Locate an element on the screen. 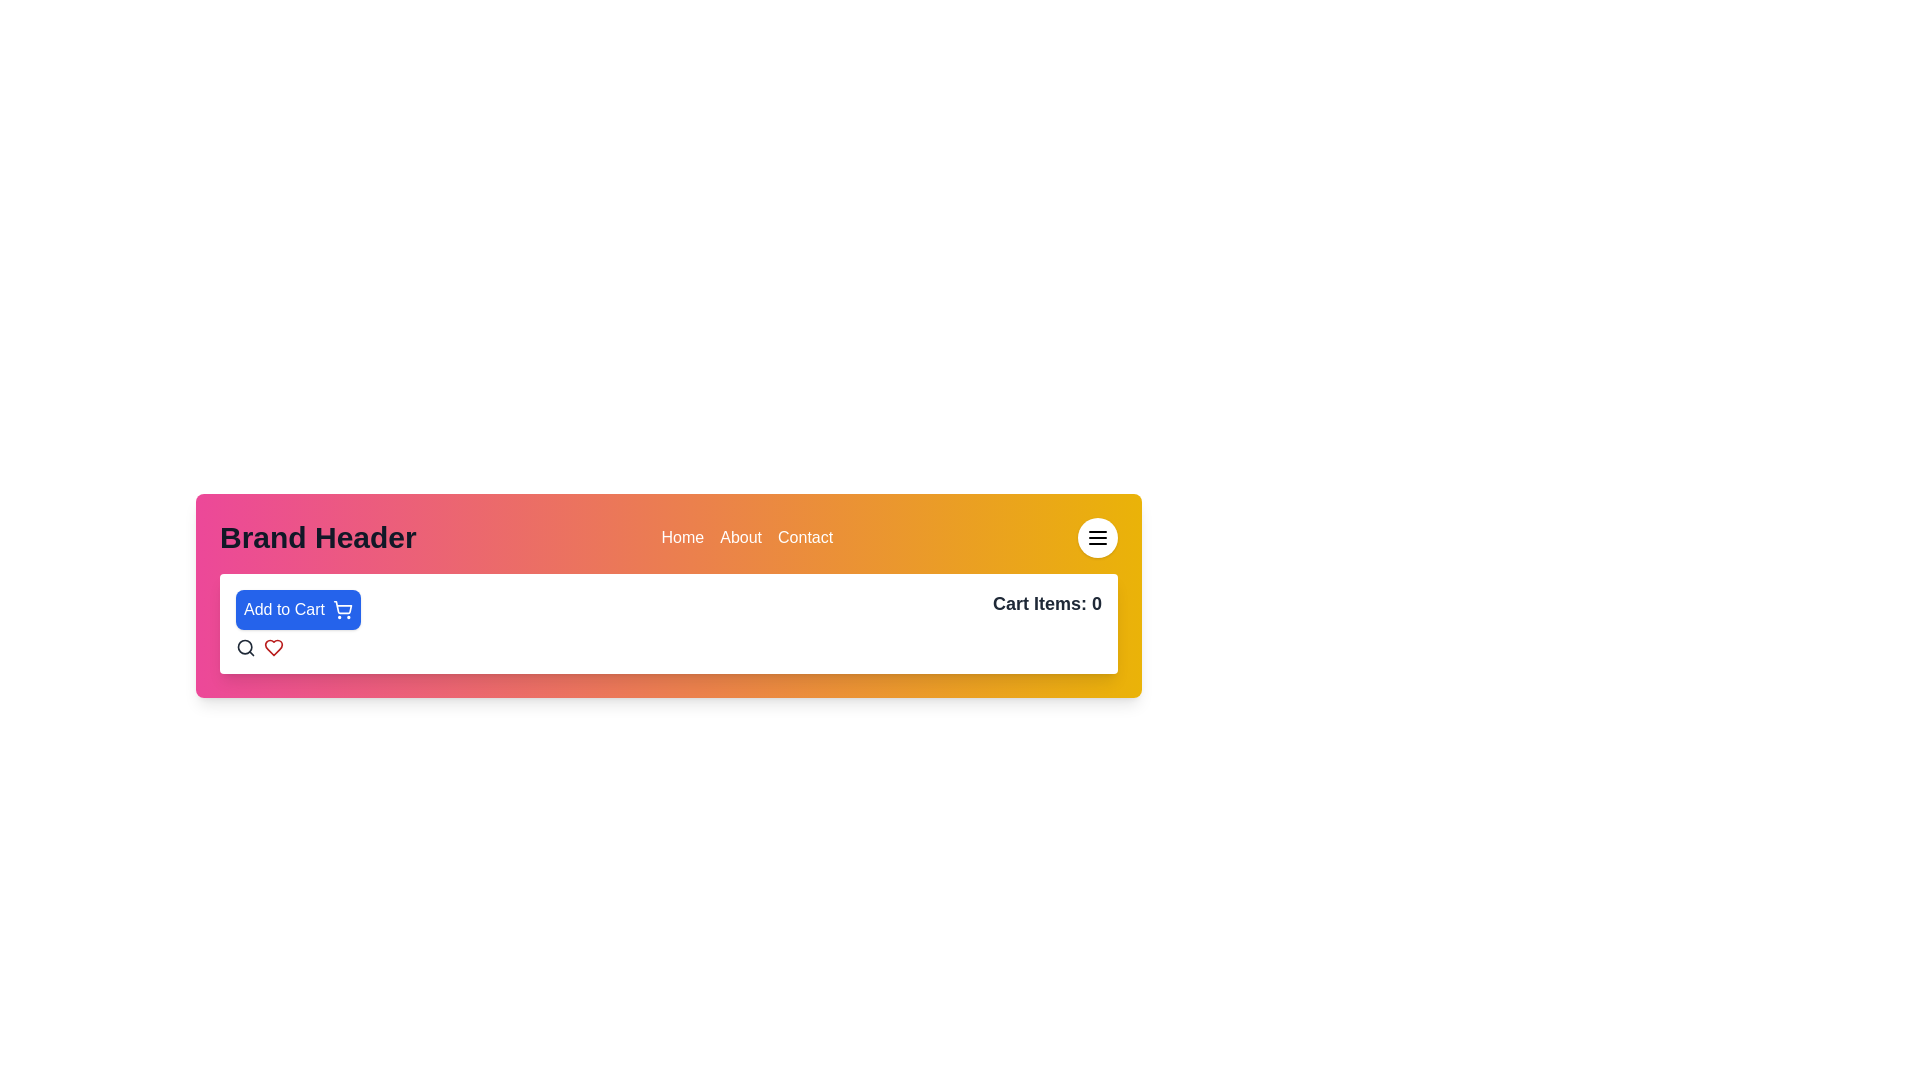 The image size is (1920, 1080). one of the navigation links in the Navigation bar that features the text 'Brand Header' on the left and options 'Home', 'About', and 'Contact' on the right is located at coordinates (668, 536).